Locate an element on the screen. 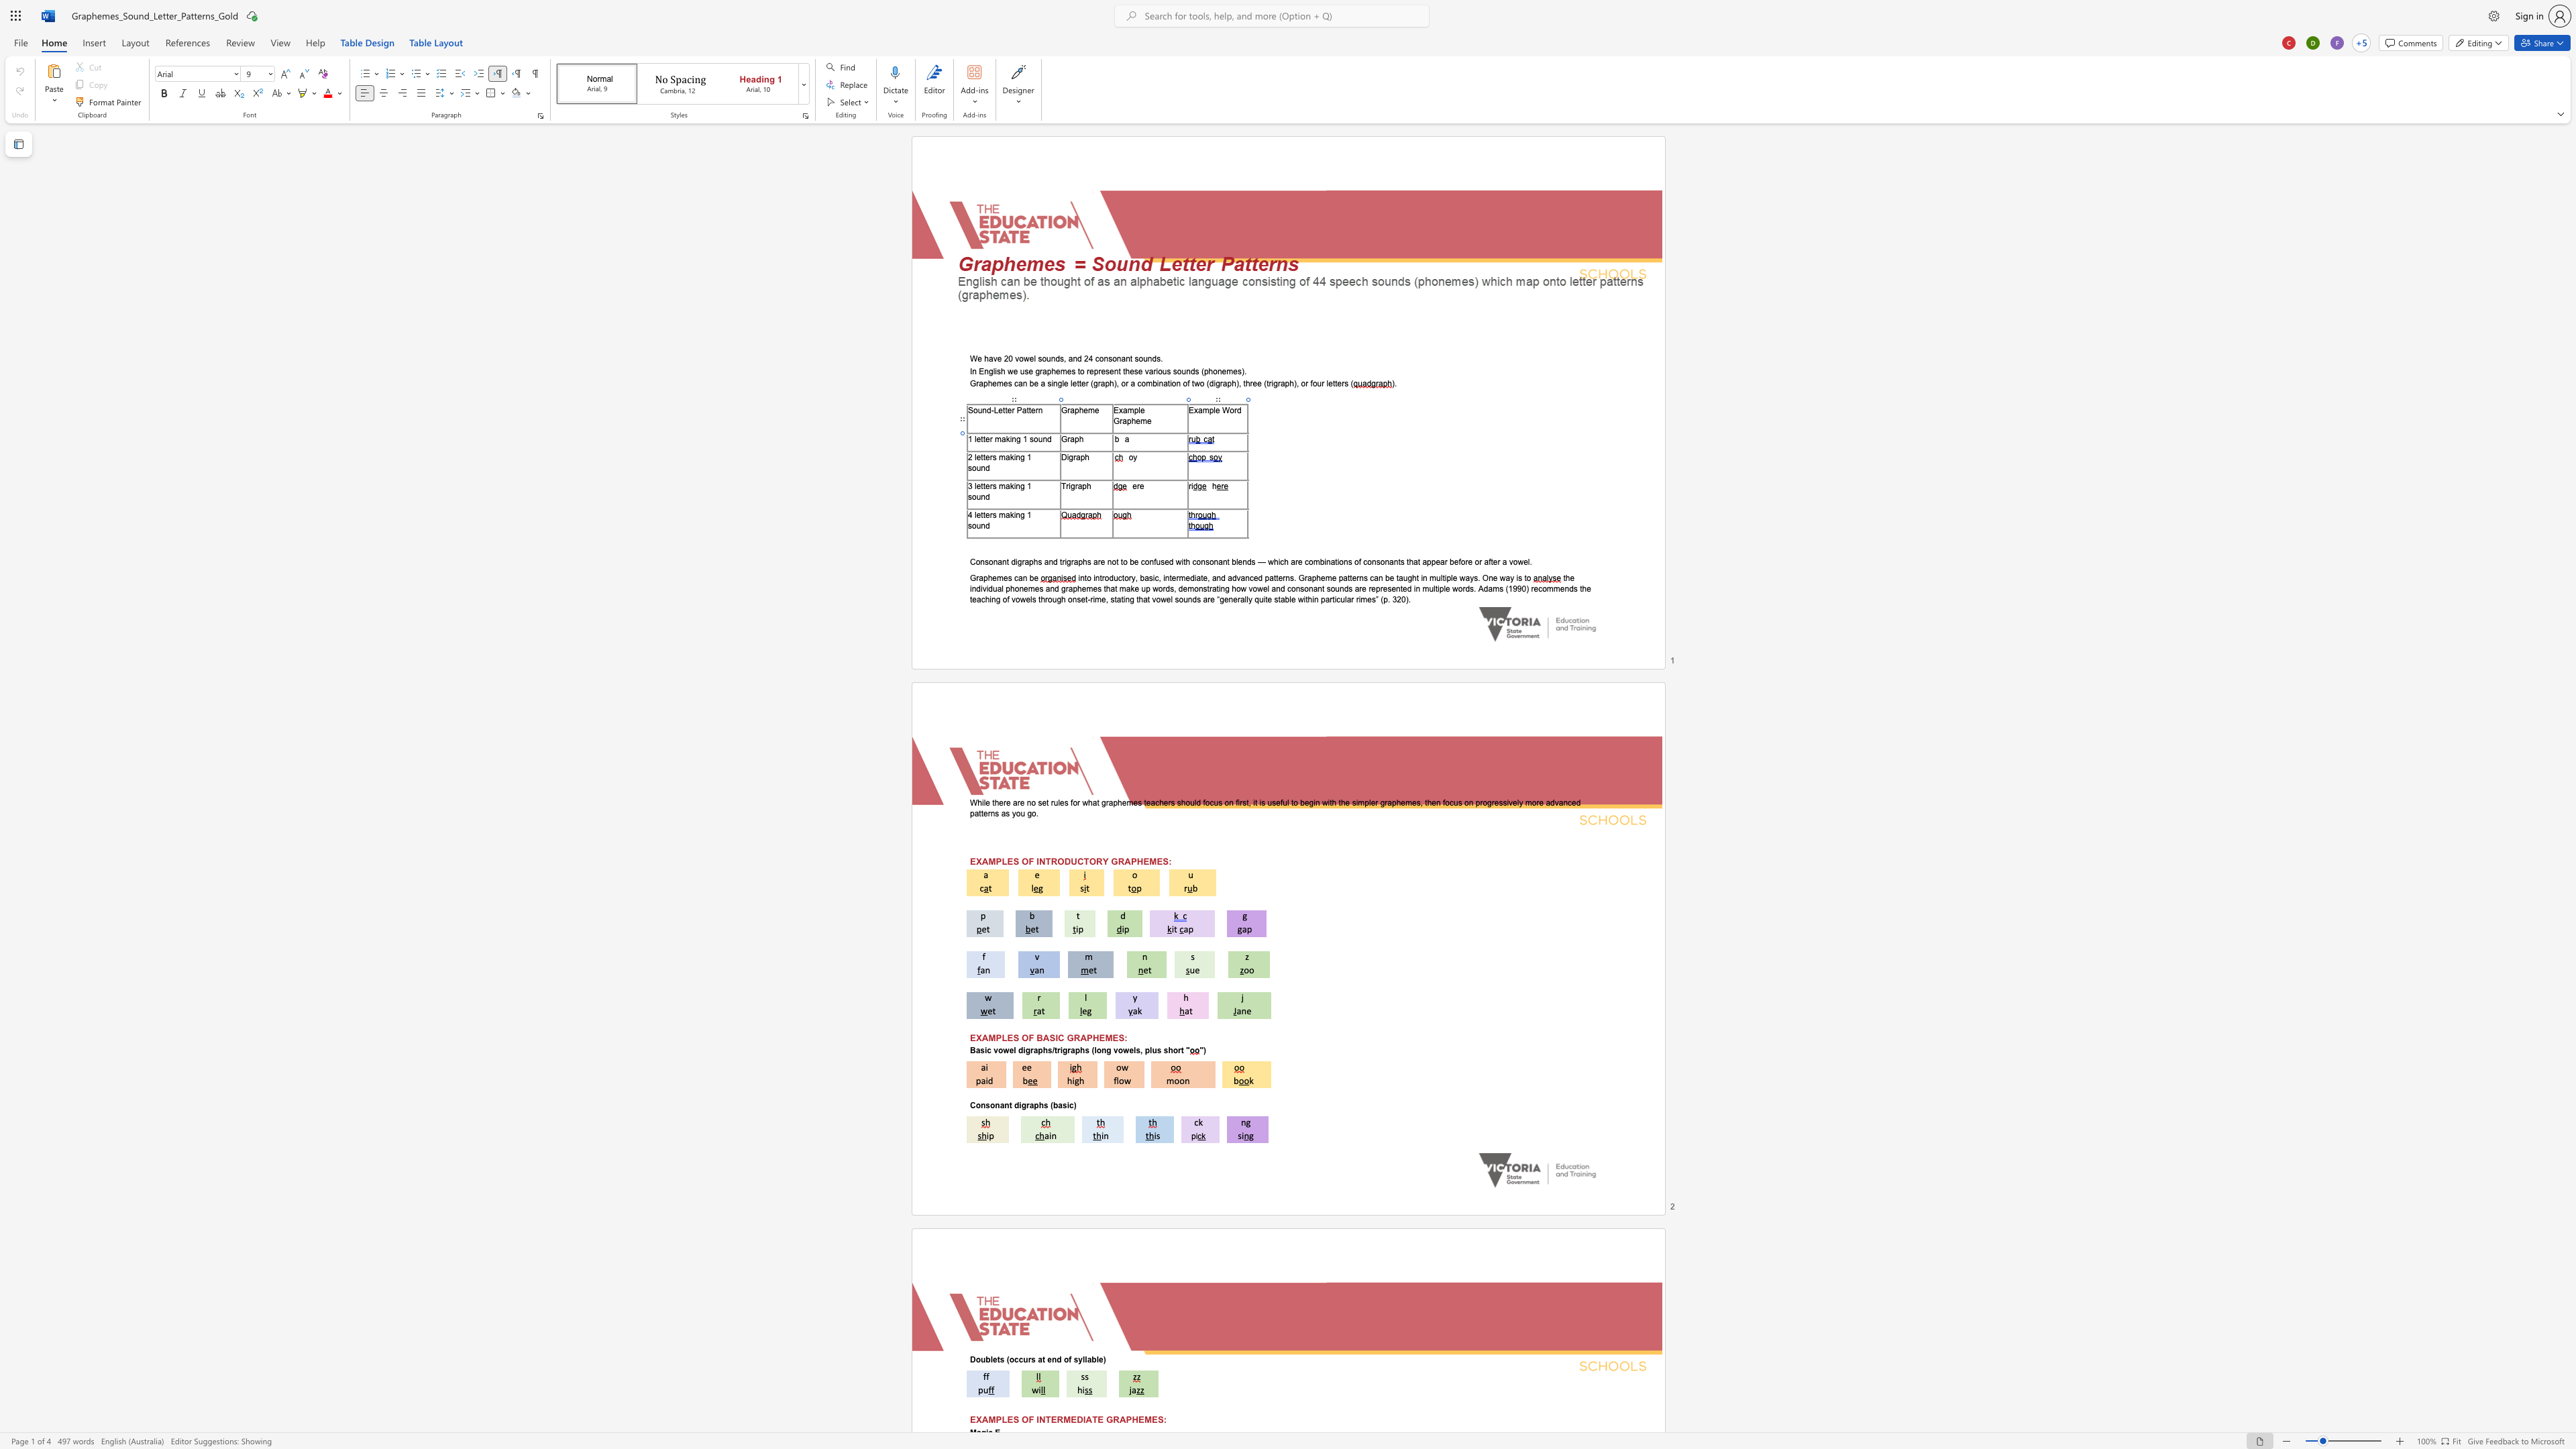 This screenshot has height=1449, width=2576. the 1th character "i" in the text is located at coordinates (1011, 439).